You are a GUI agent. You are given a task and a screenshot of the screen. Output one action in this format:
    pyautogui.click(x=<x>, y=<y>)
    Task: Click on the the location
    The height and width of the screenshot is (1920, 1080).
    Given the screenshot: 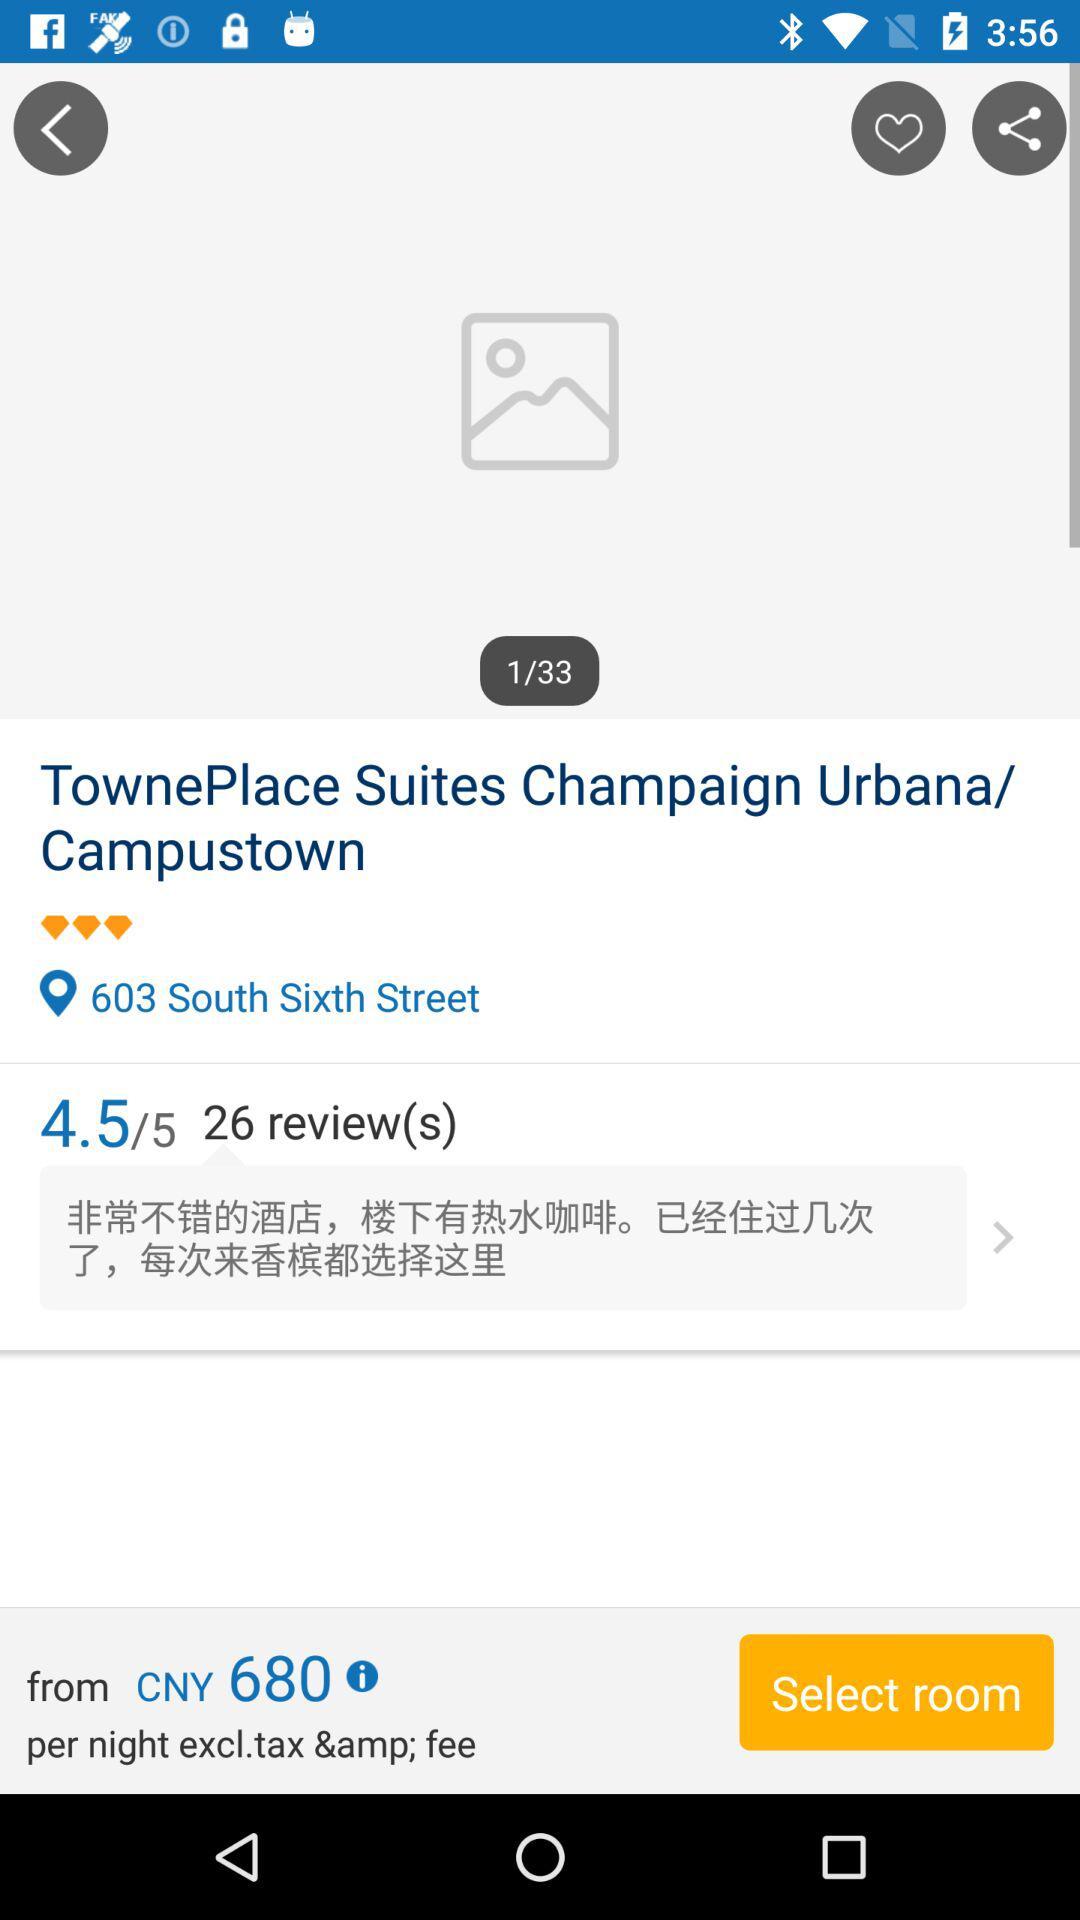 What is the action you would take?
    pyautogui.click(x=897, y=127)
    